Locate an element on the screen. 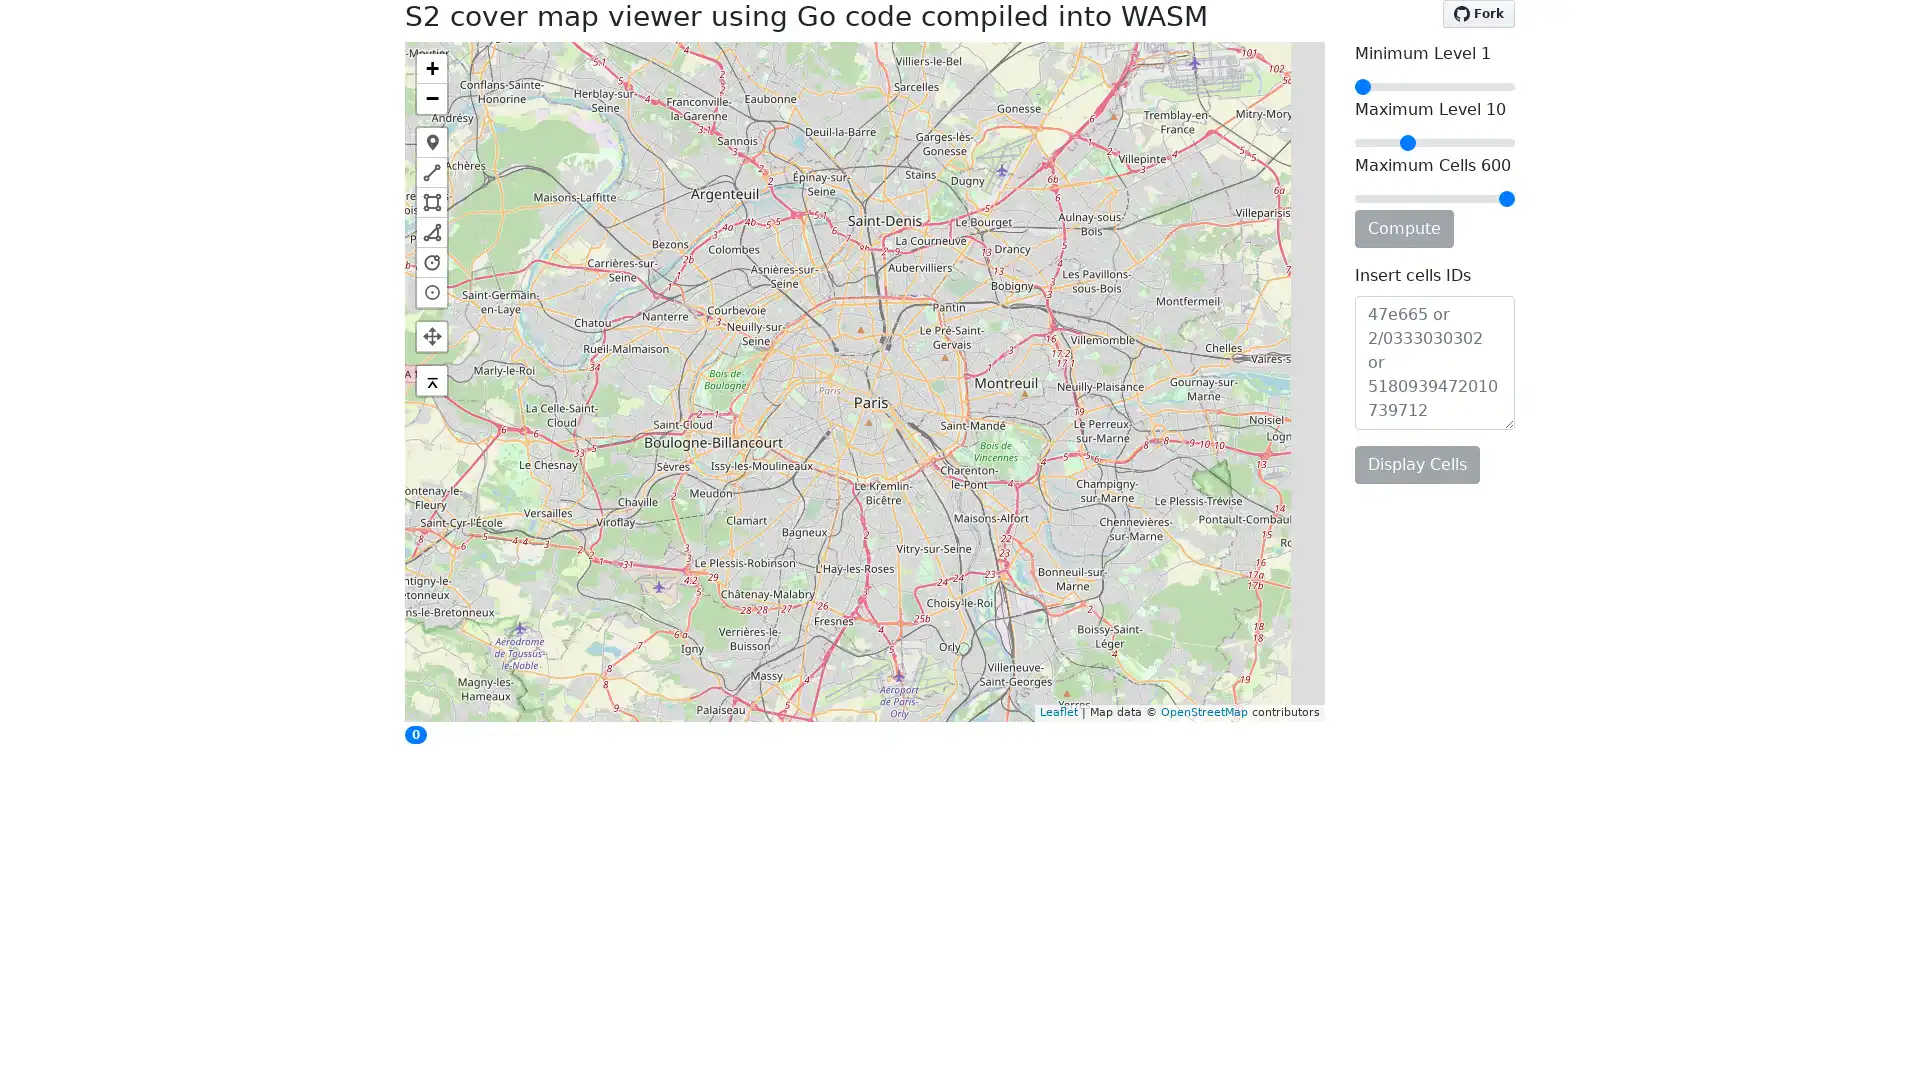 The image size is (1920, 1080). Zoom in is located at coordinates (431, 67).